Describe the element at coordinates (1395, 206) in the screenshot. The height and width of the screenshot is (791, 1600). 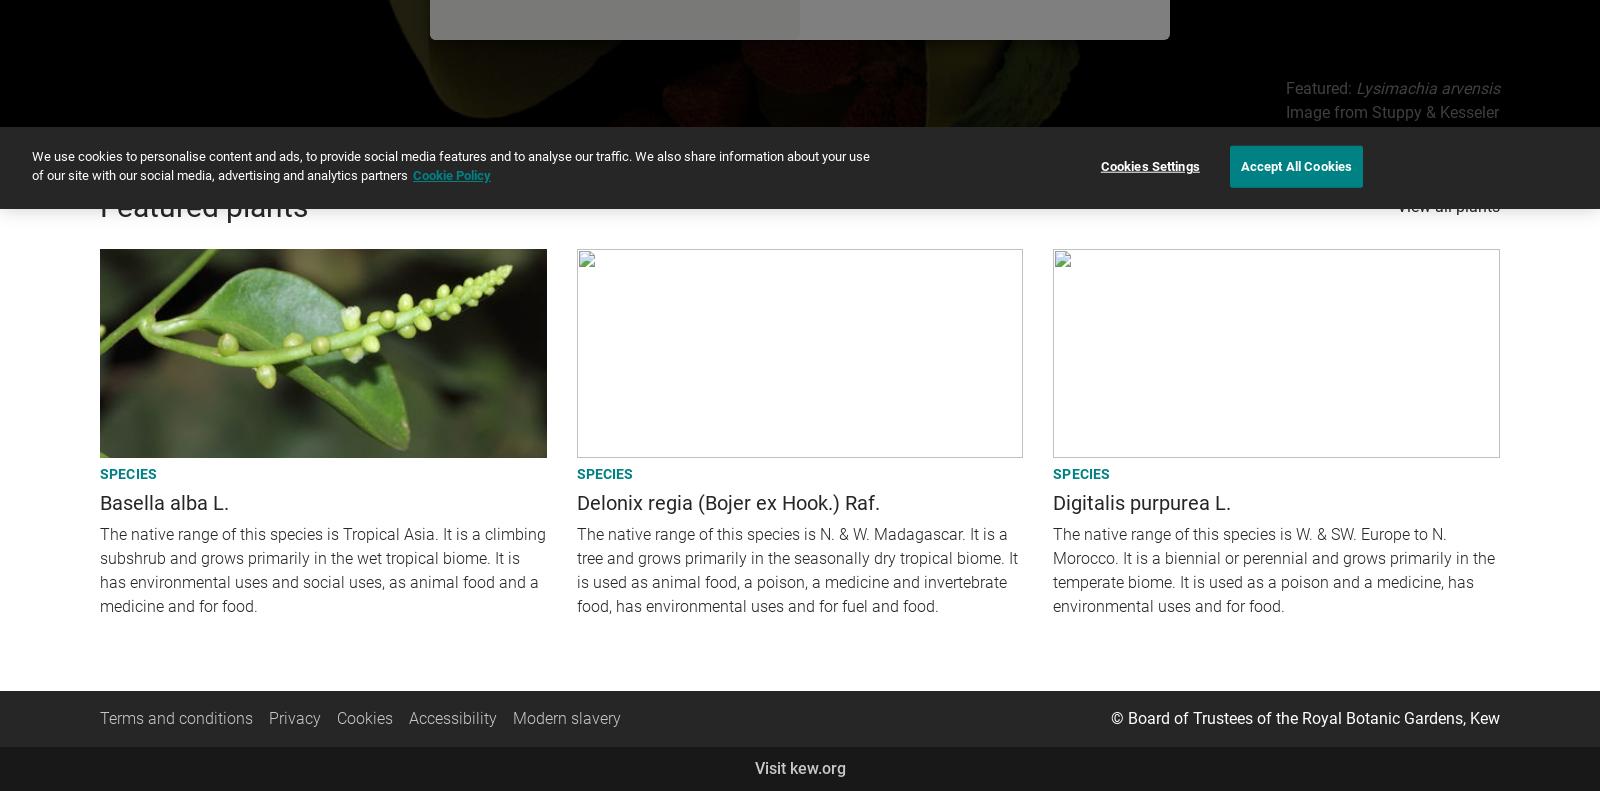
I see `'View all plants'` at that location.